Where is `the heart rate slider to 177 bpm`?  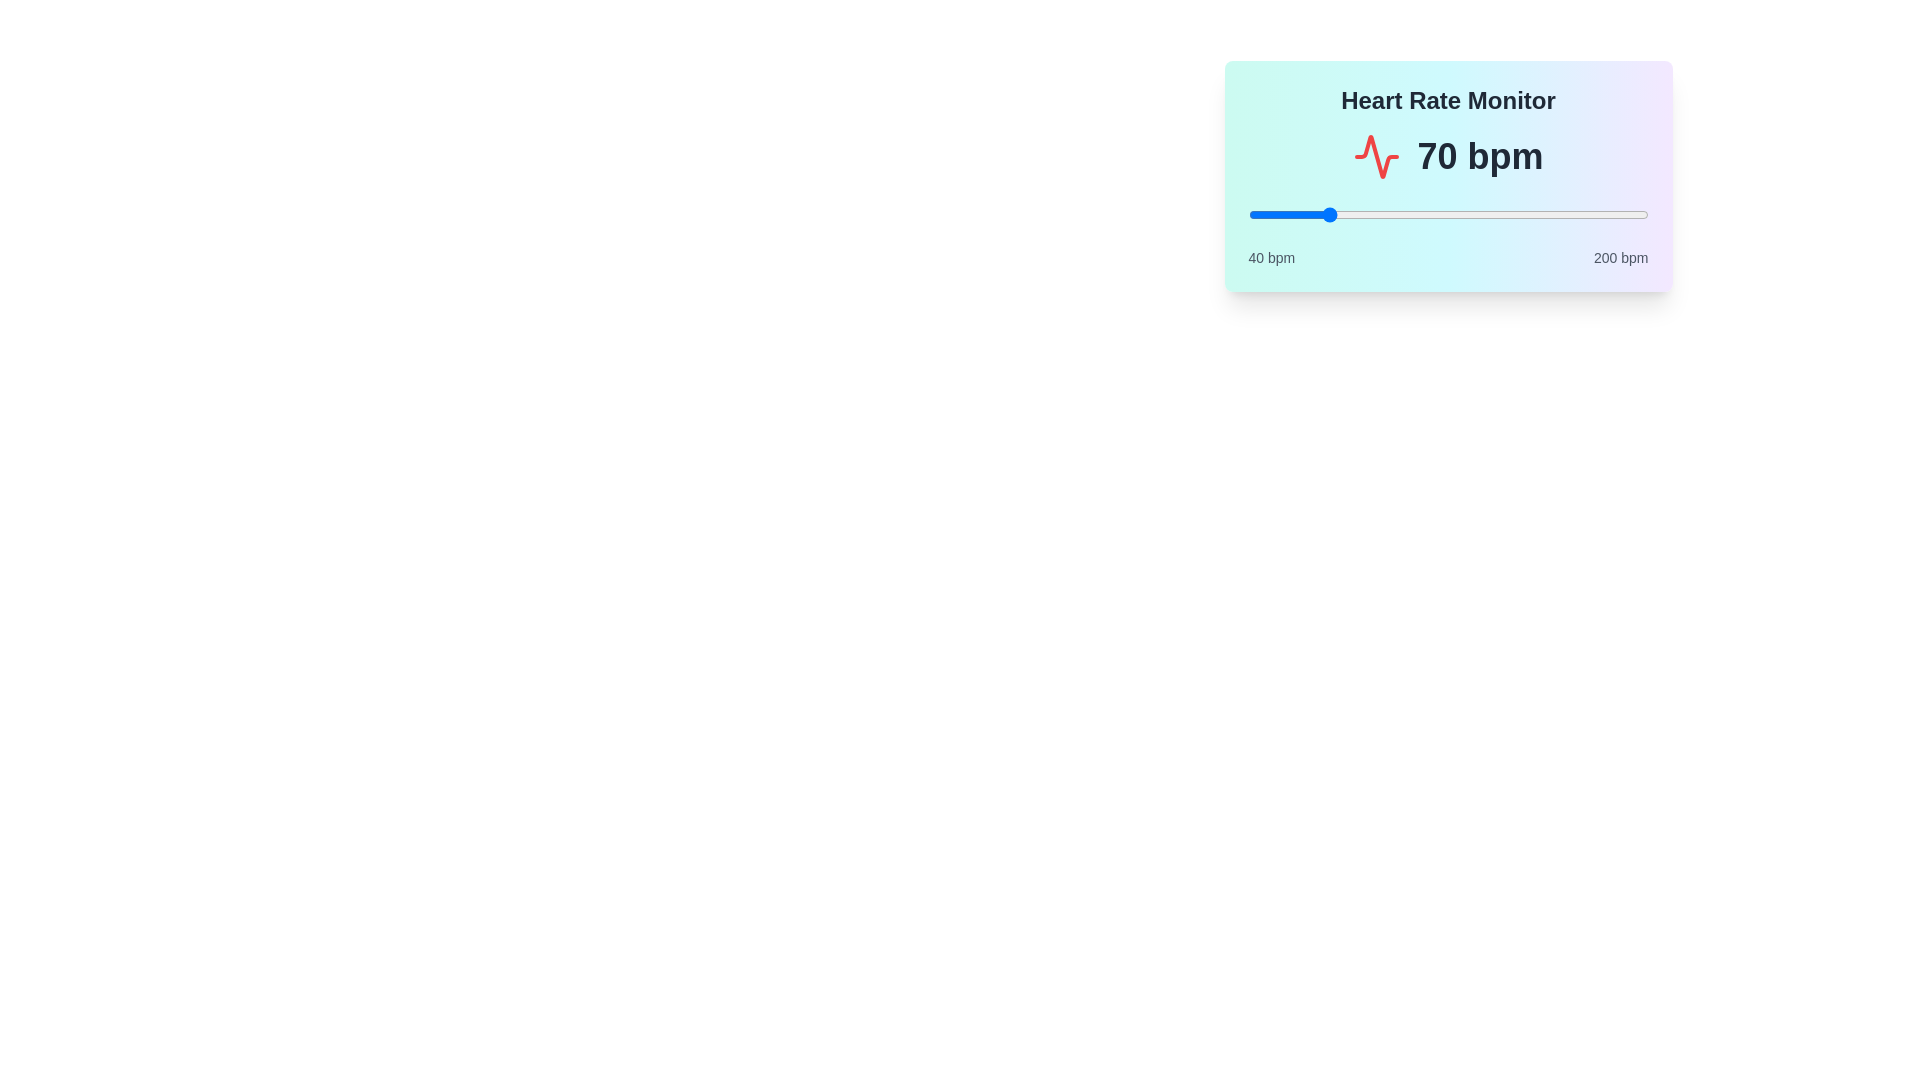
the heart rate slider to 177 bpm is located at coordinates (1589, 215).